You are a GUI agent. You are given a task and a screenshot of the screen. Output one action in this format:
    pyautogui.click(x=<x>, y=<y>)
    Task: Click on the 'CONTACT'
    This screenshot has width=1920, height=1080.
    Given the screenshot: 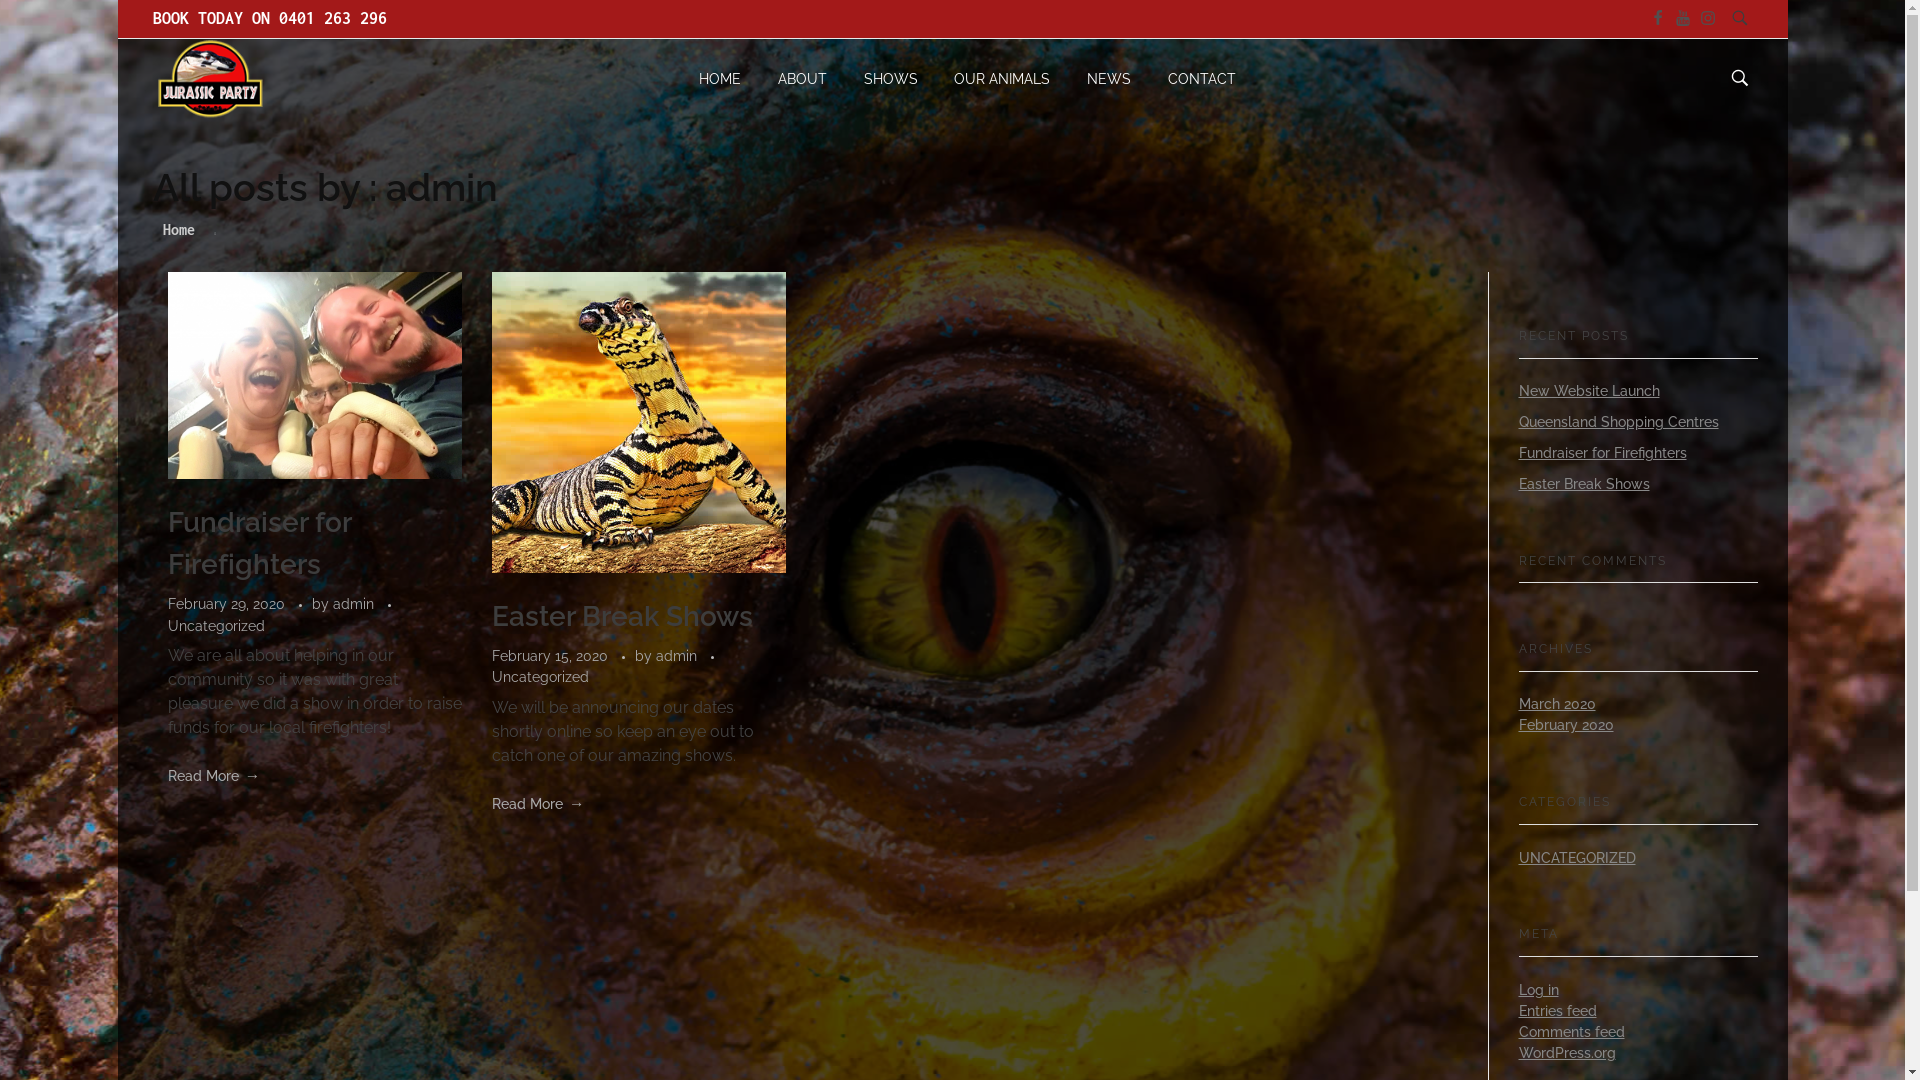 What is the action you would take?
    pyautogui.click(x=1193, y=77)
    